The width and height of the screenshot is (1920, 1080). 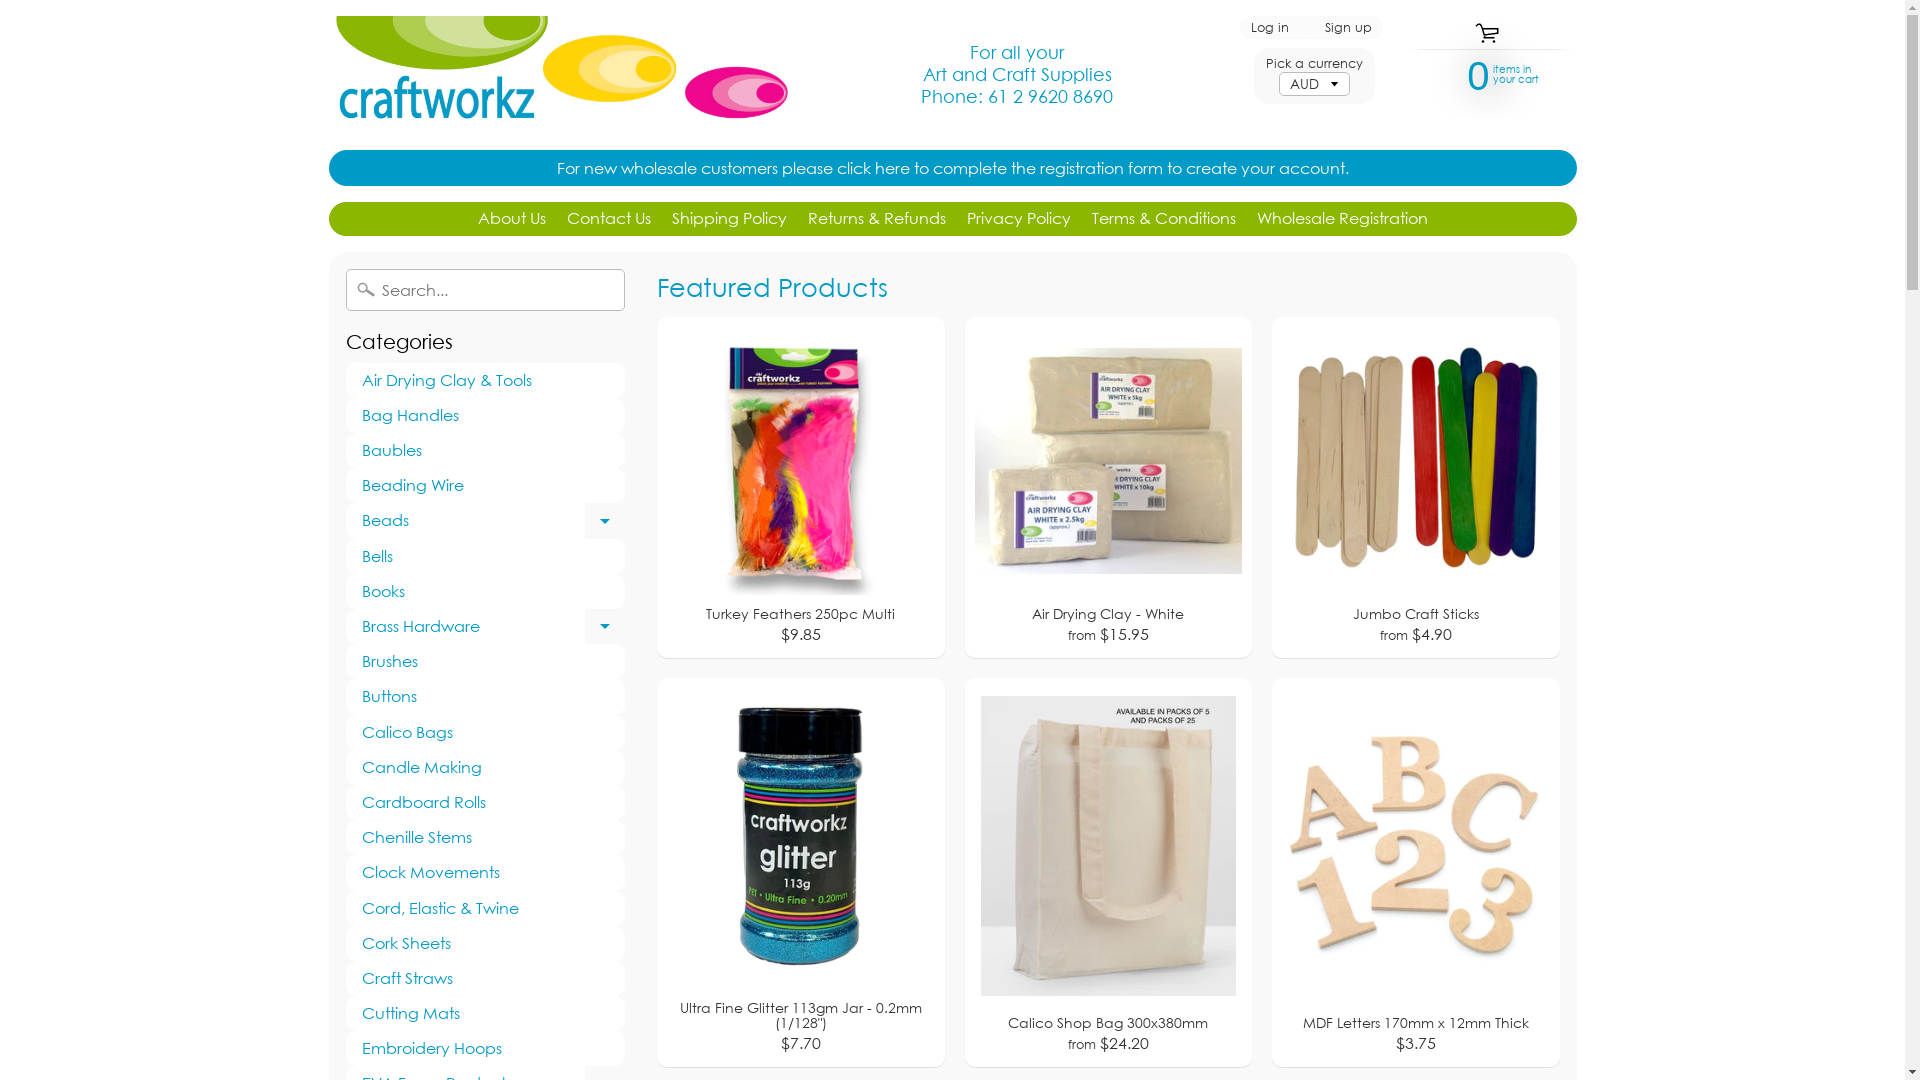 What do you see at coordinates (485, 732) in the screenshot?
I see `'Calico Bags'` at bounding box center [485, 732].